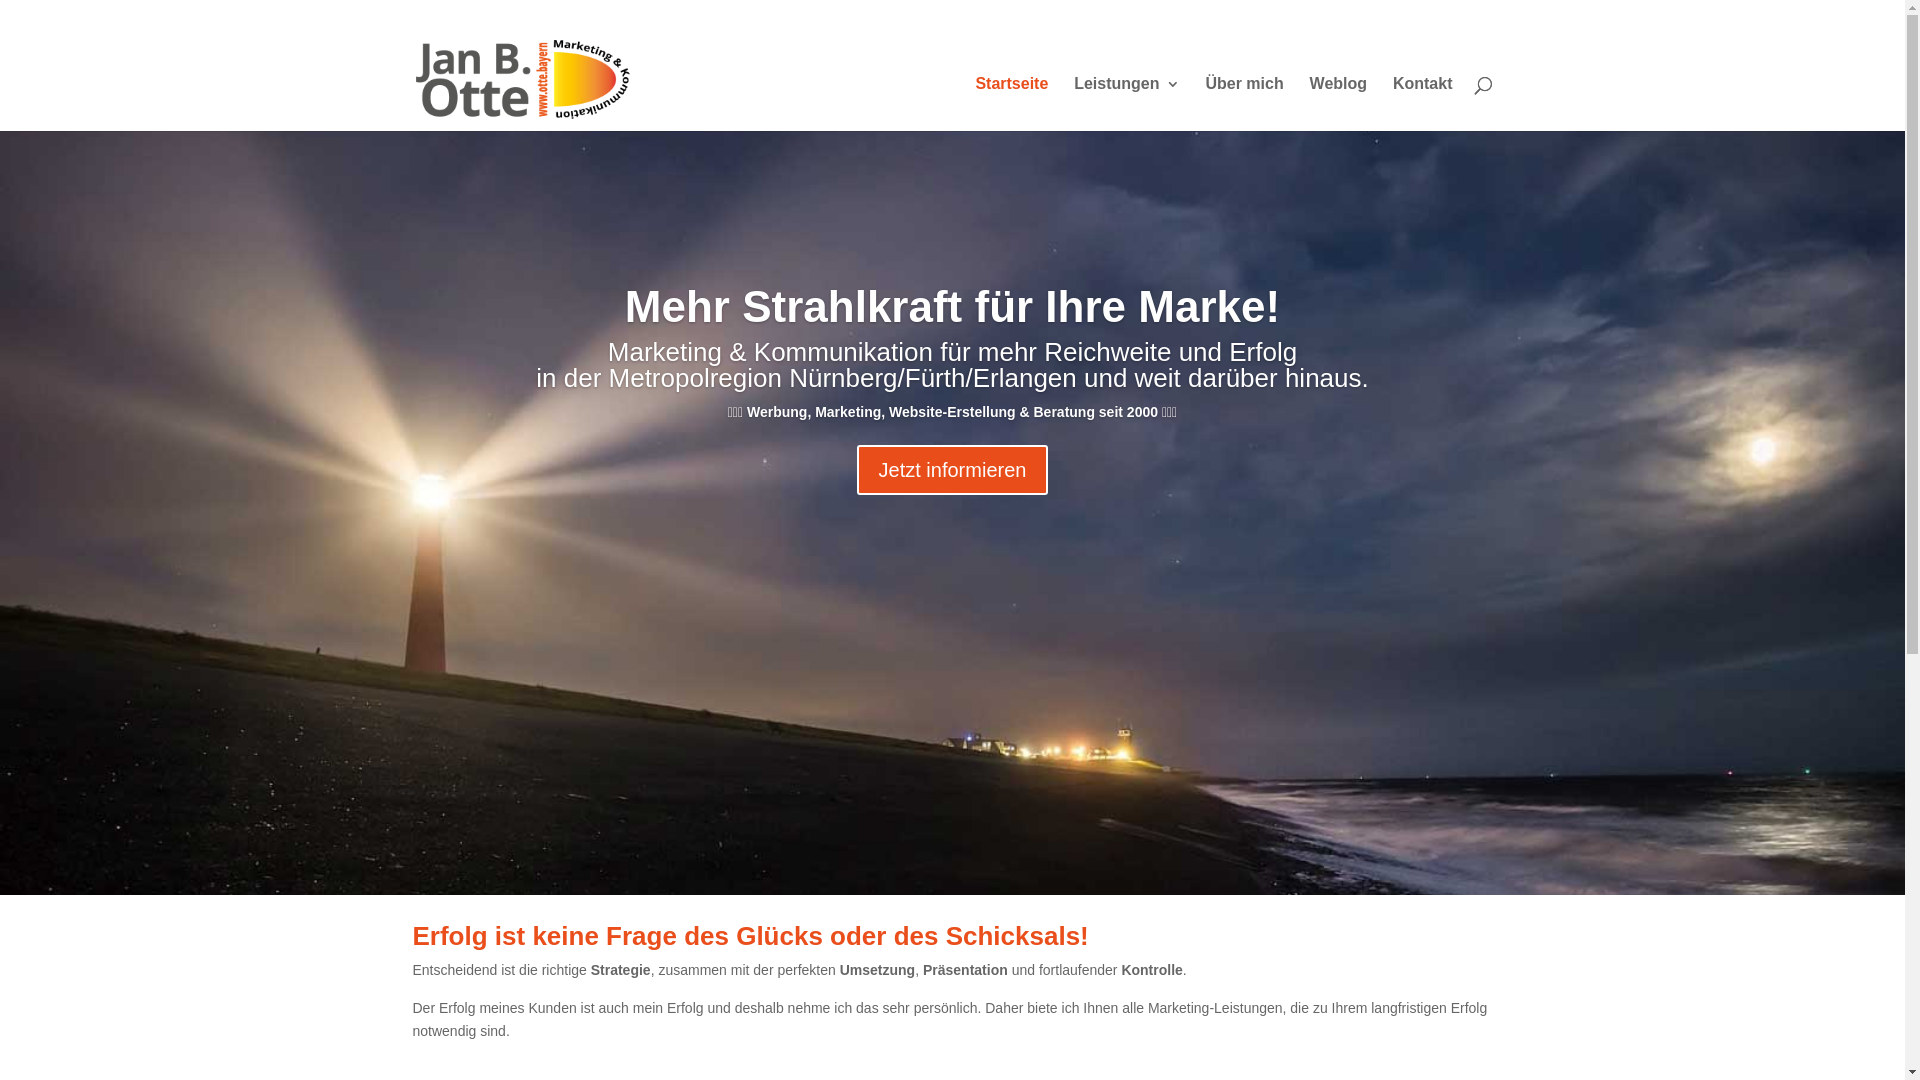 Image resolution: width=1920 pixels, height=1080 pixels. I want to click on 'Kontakt', so click(1421, 104).